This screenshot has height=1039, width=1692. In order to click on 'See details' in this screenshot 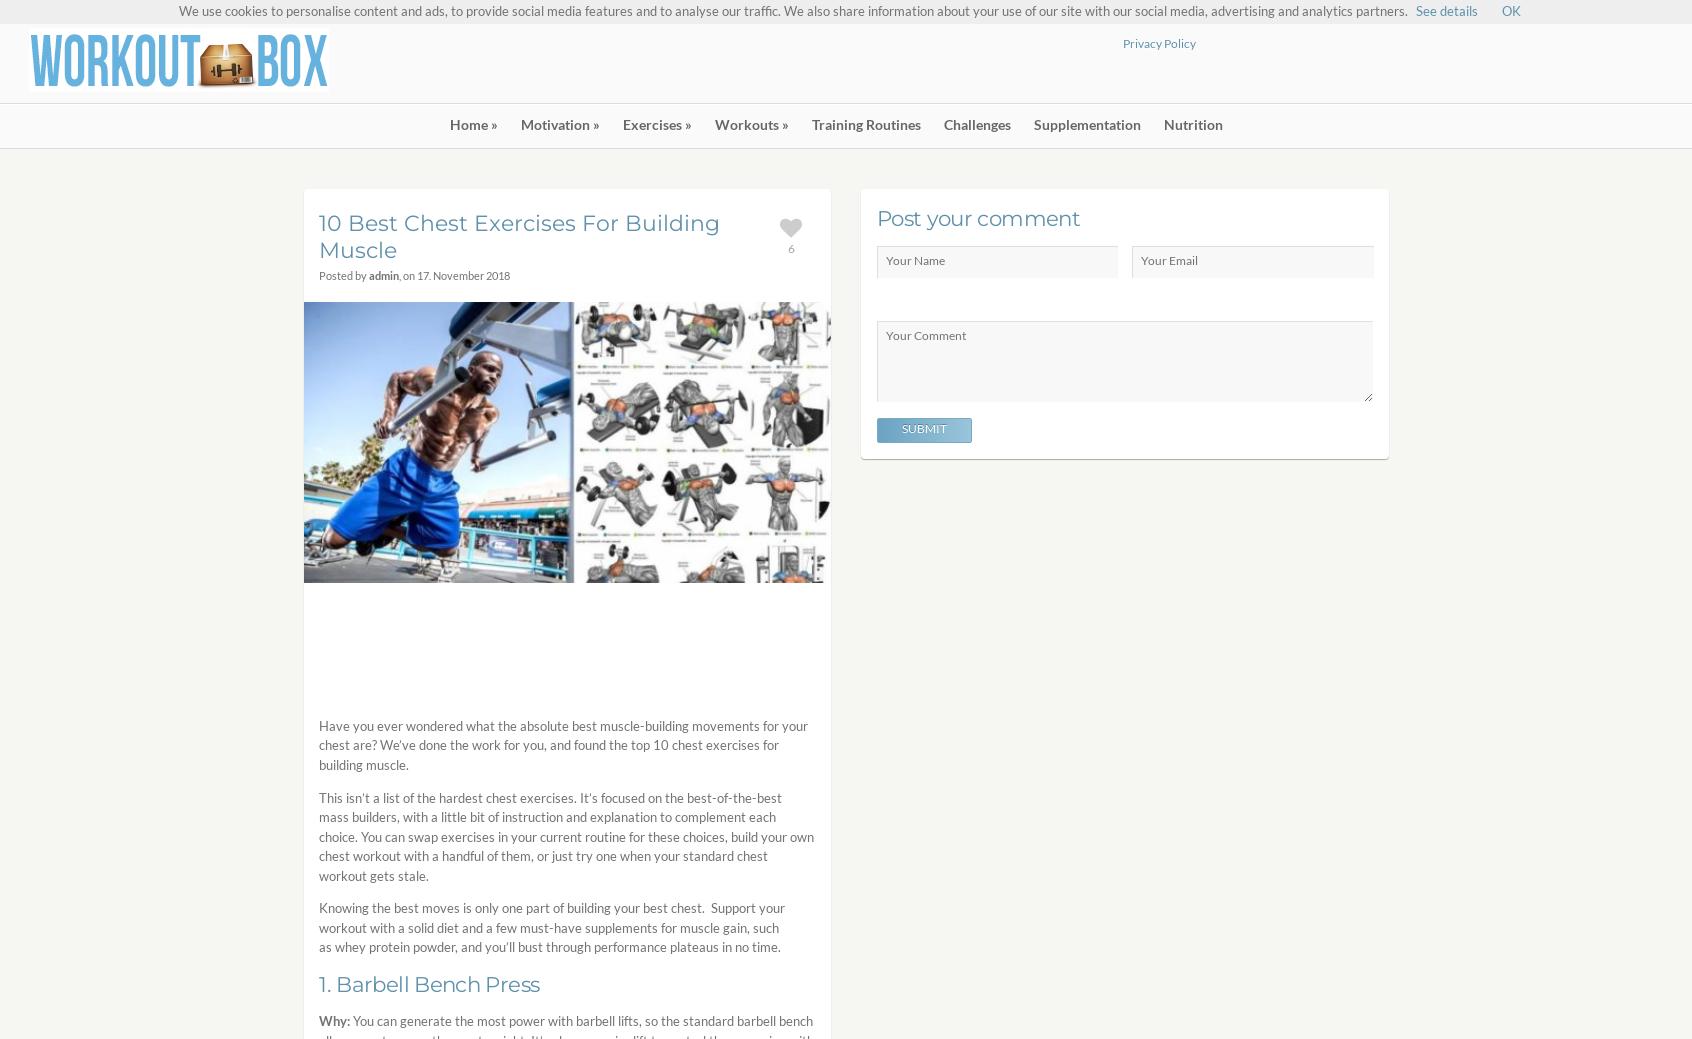, I will do `click(1445, 10)`.